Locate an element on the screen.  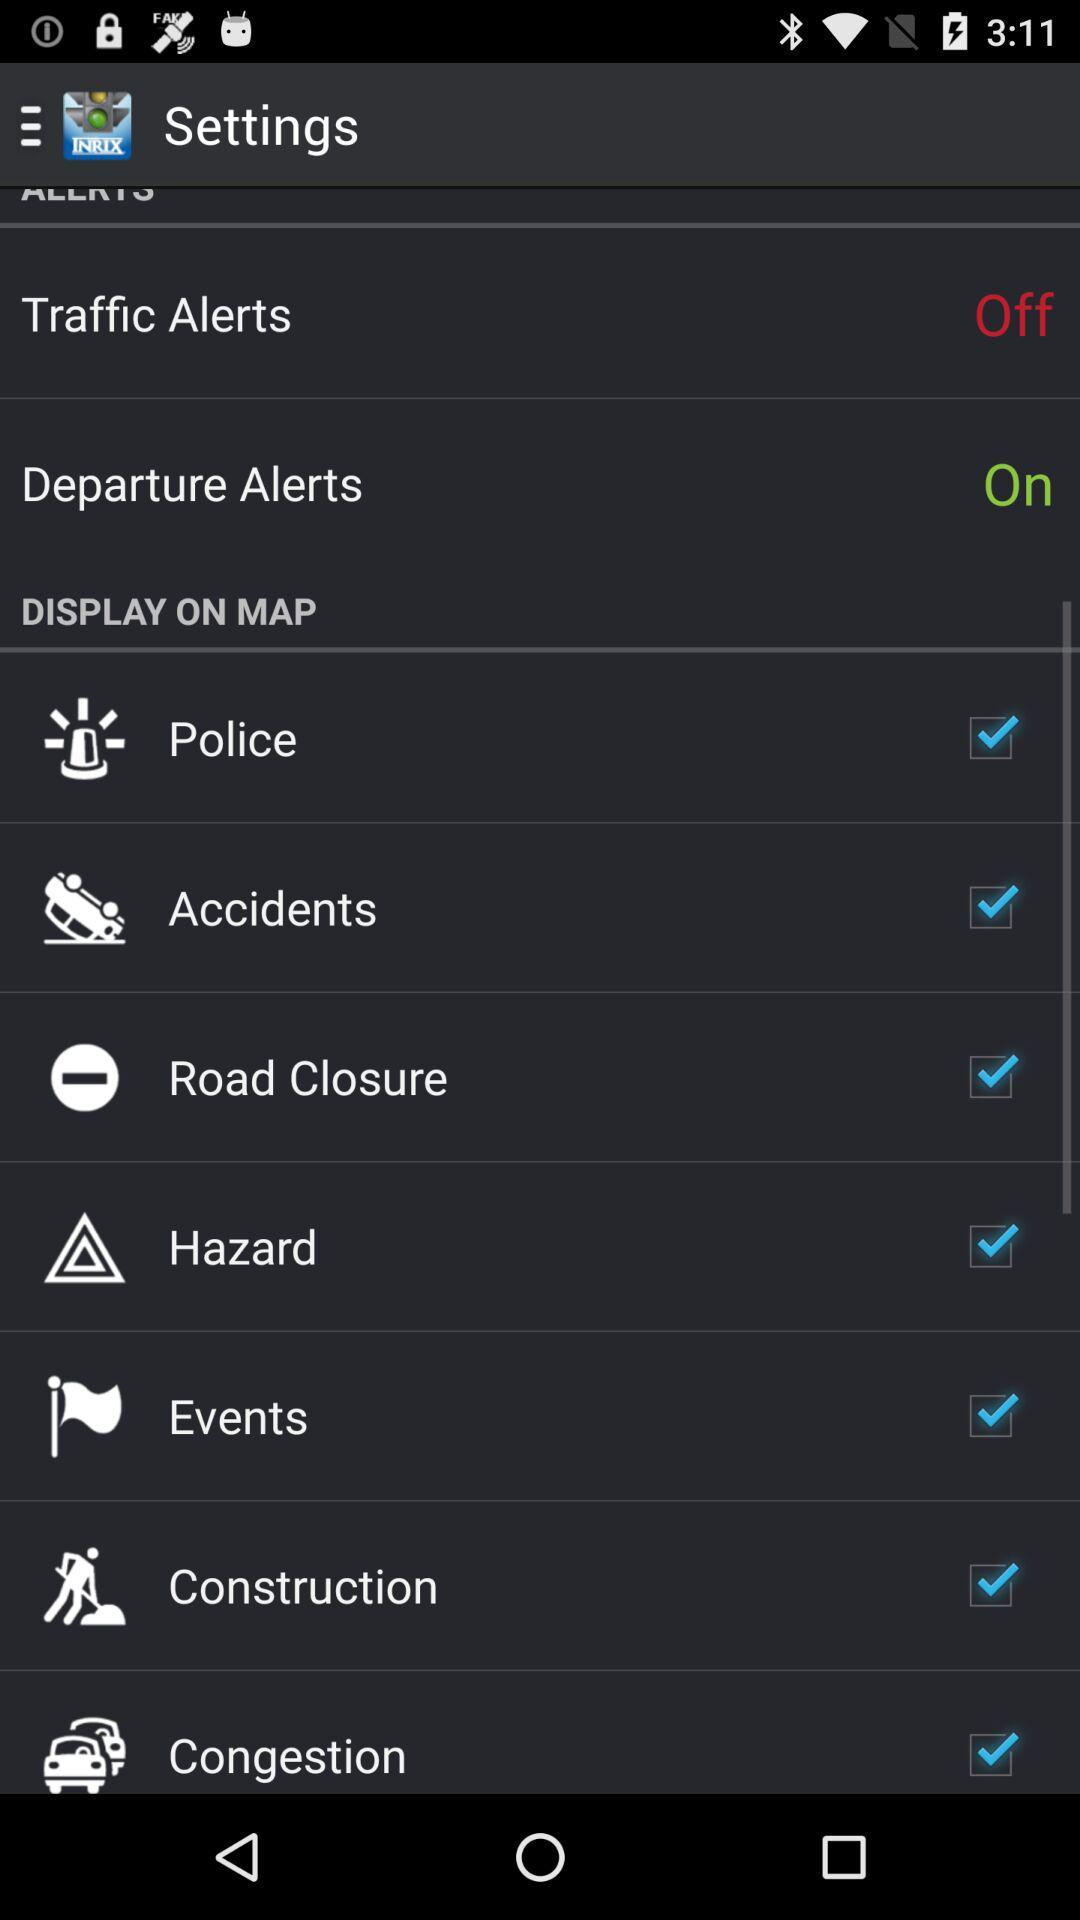
the police icon is located at coordinates (231, 736).